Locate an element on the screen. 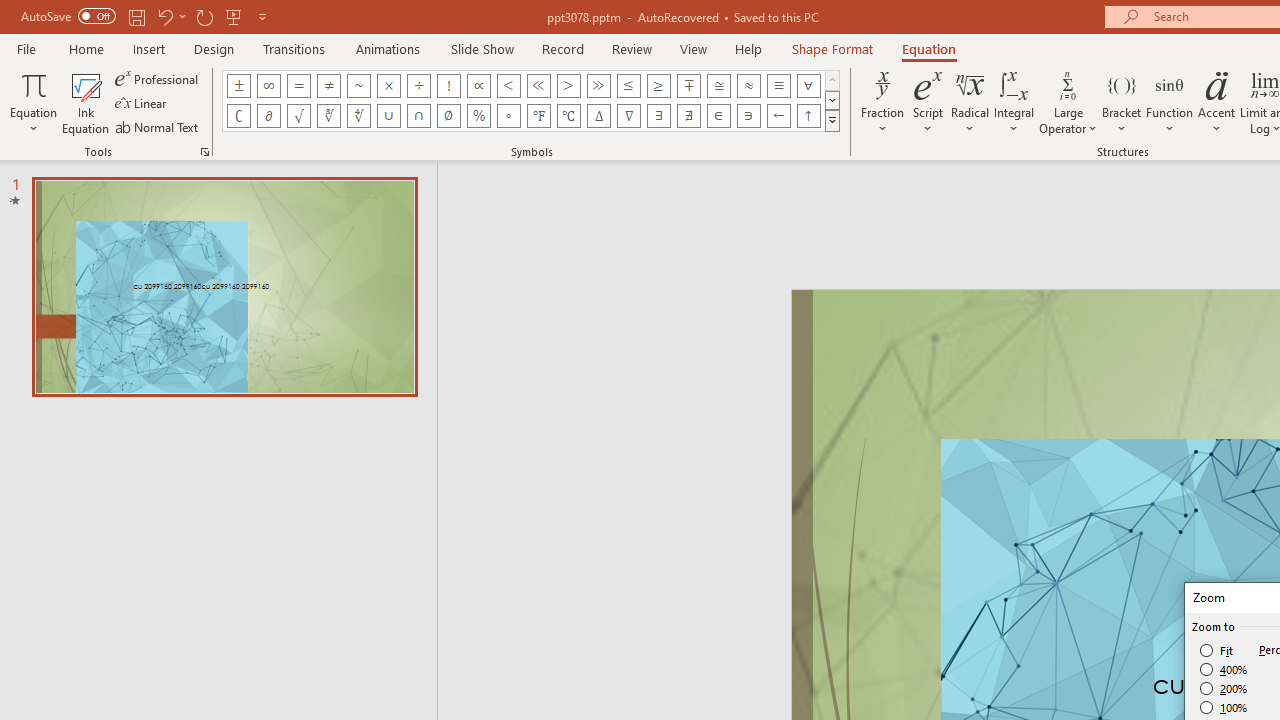 The height and width of the screenshot is (720, 1280). '100%' is located at coordinates (1223, 706).